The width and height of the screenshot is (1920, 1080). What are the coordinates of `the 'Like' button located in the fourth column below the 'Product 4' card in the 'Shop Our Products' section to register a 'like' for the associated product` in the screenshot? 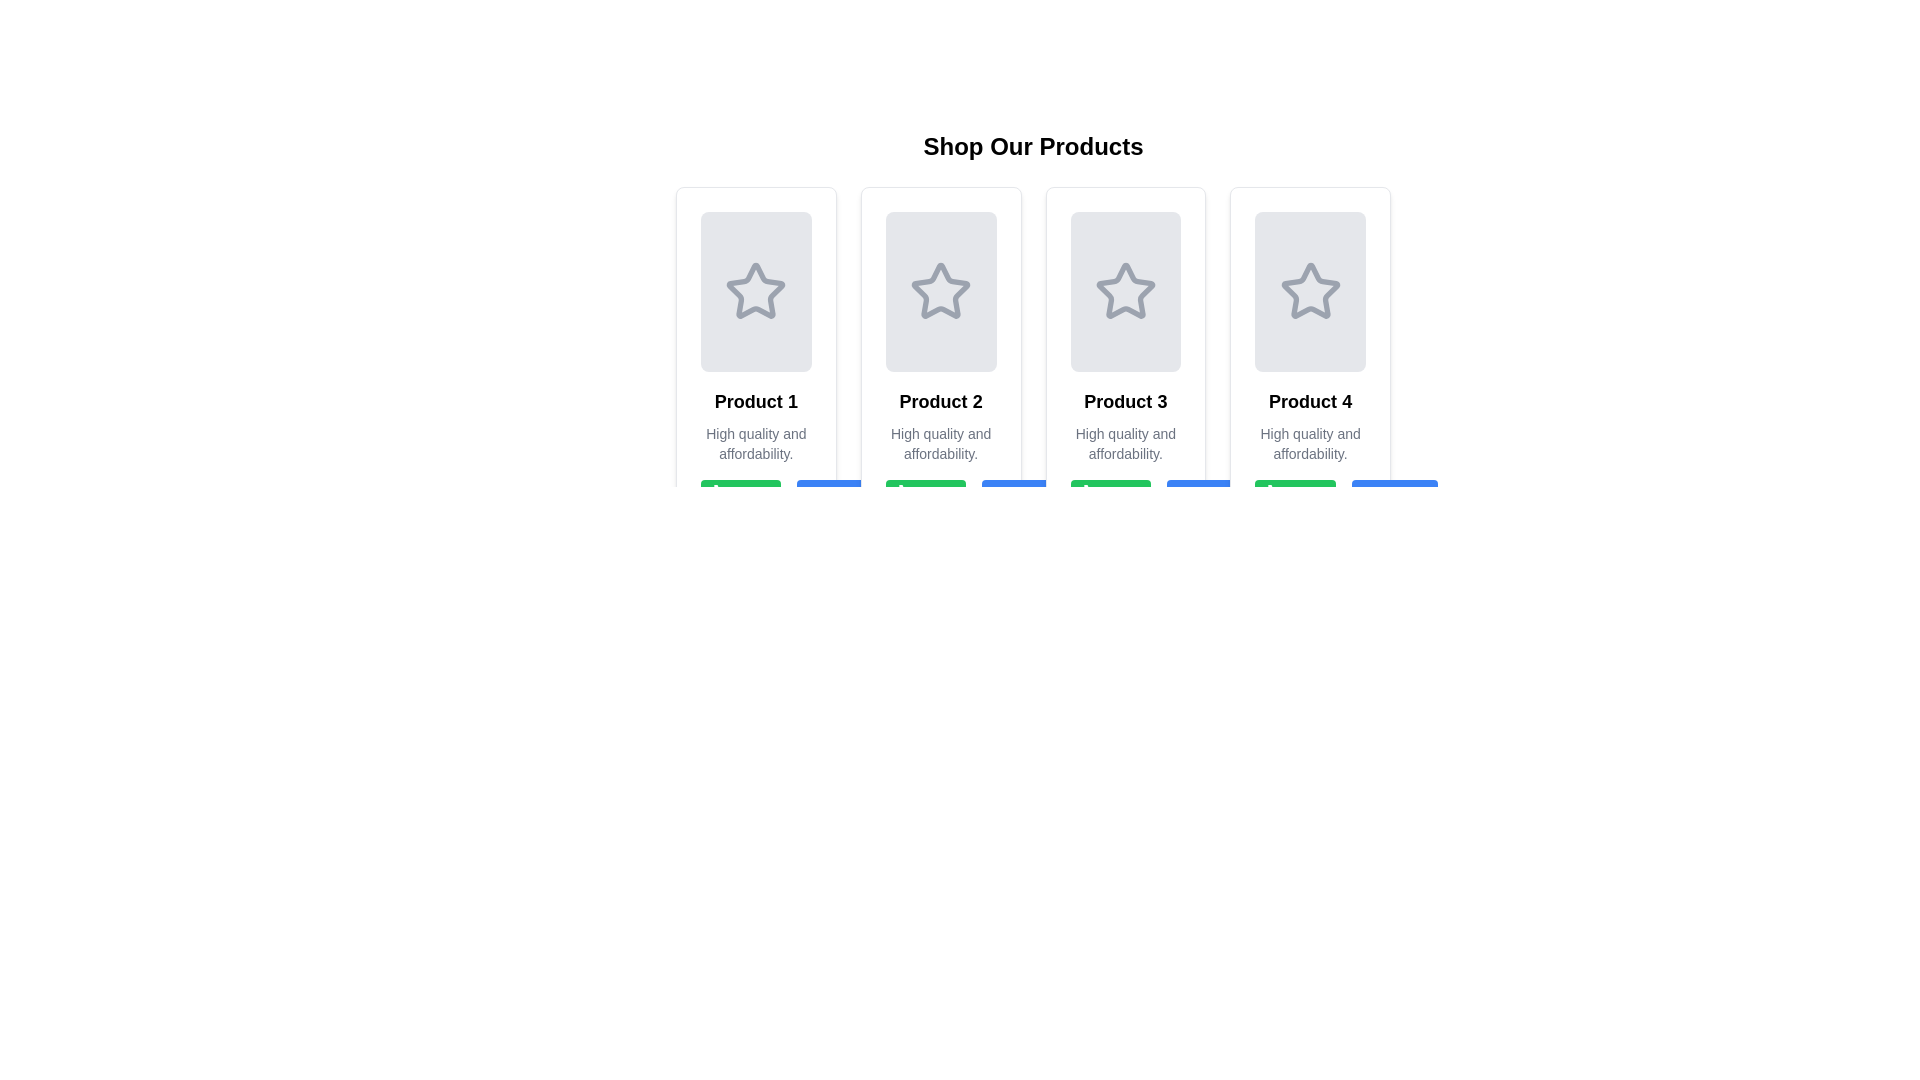 It's located at (1310, 495).